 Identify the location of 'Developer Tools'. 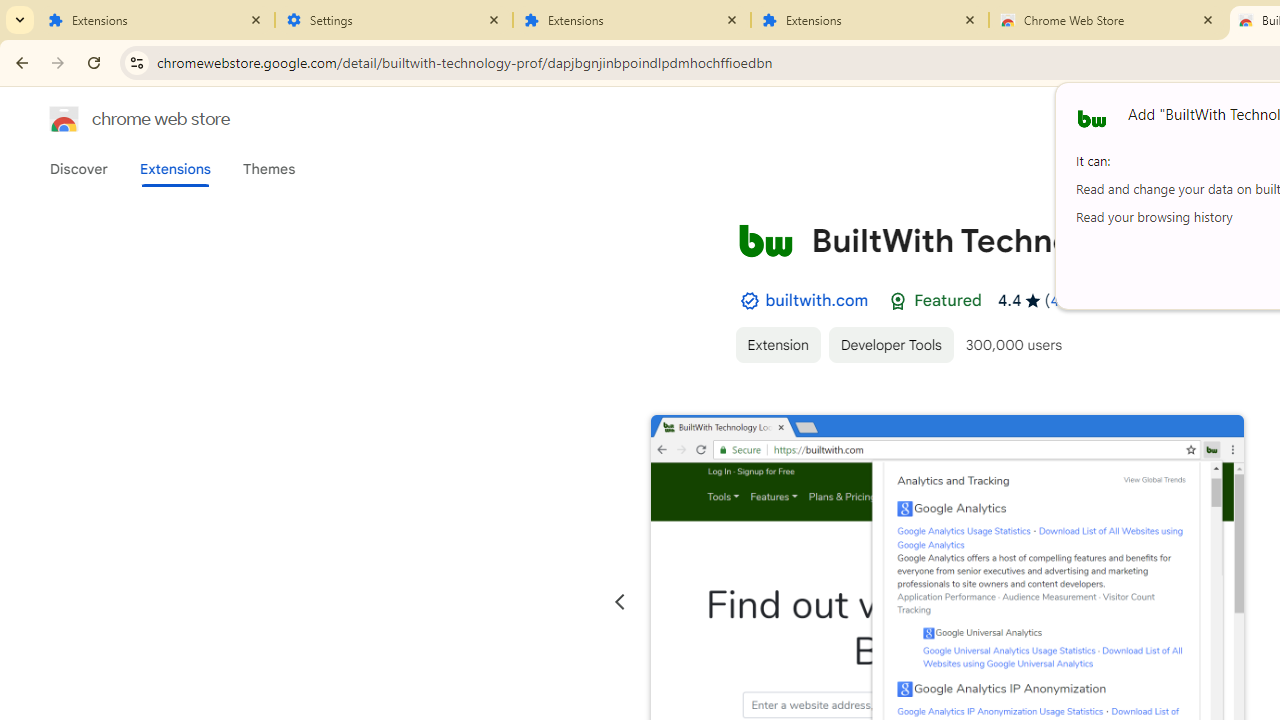
(889, 343).